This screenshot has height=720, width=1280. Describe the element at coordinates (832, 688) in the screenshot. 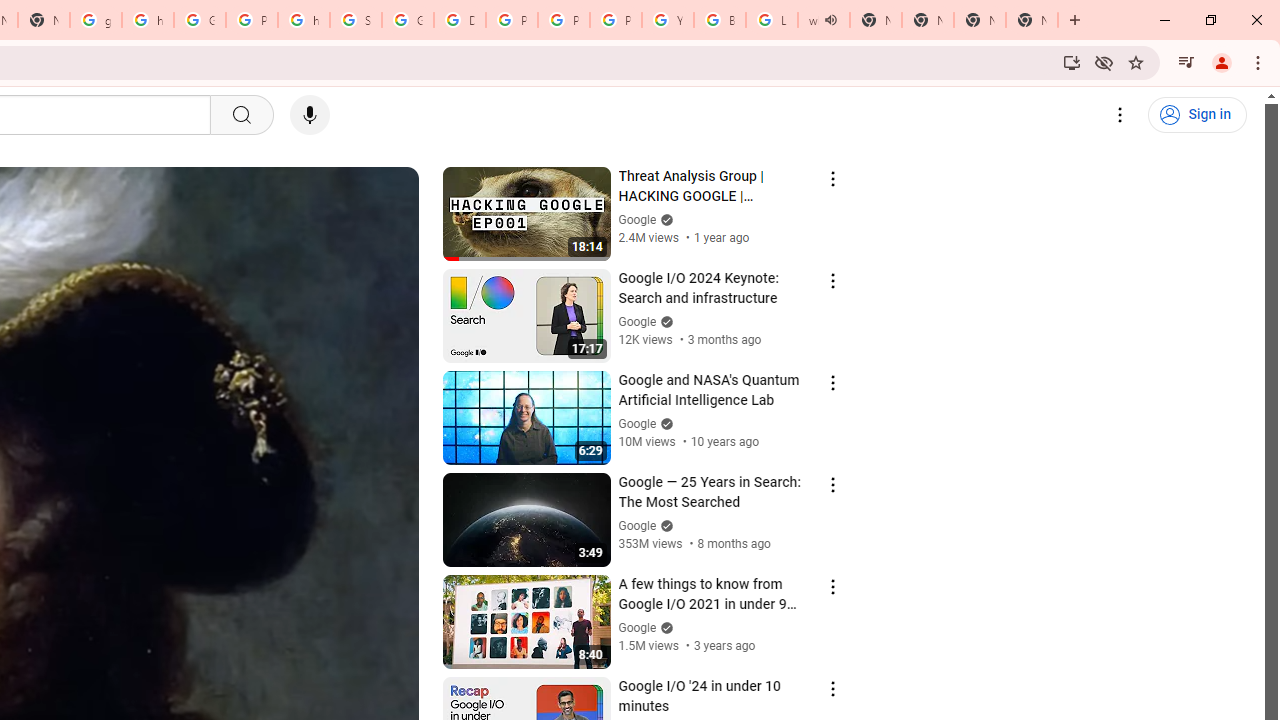

I see `'Action menu'` at that location.